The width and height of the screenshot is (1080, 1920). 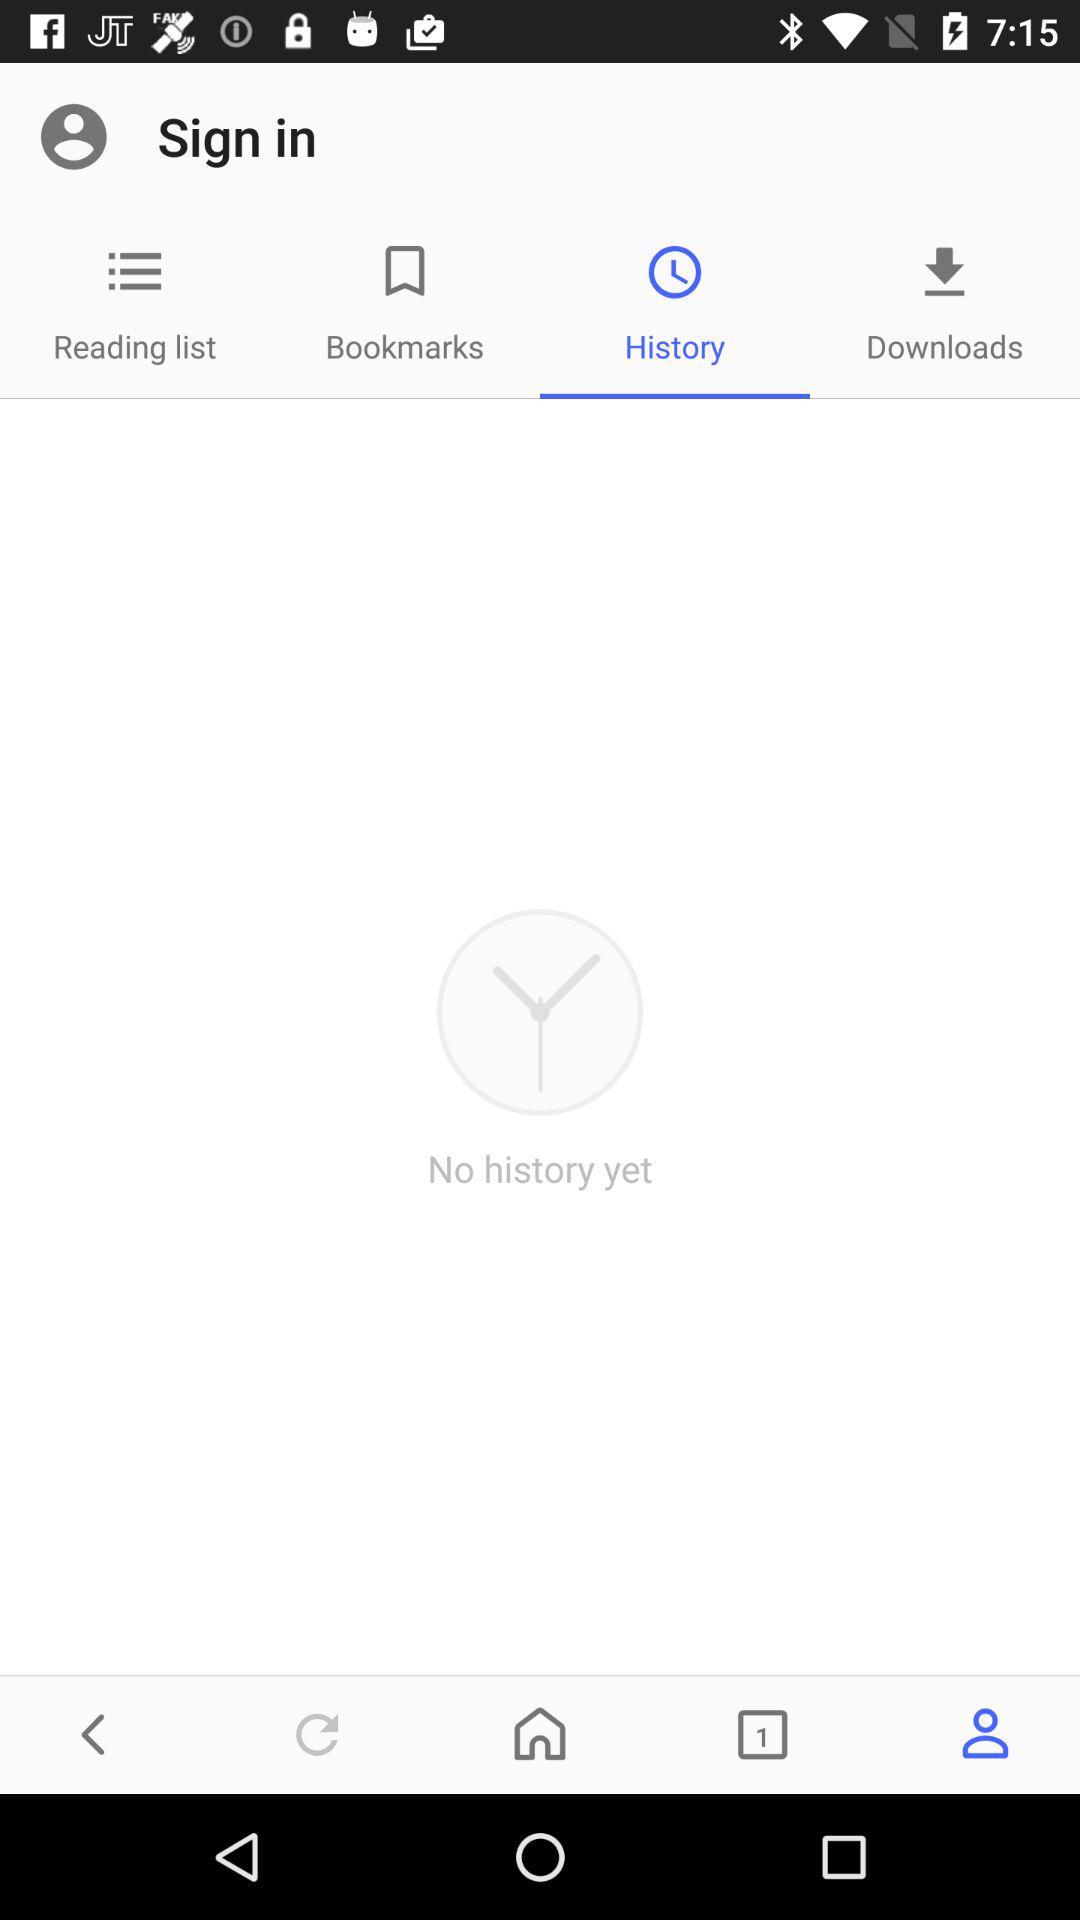 What do you see at coordinates (540, 1733) in the screenshot?
I see `the home button at the bottom center of the page` at bounding box center [540, 1733].